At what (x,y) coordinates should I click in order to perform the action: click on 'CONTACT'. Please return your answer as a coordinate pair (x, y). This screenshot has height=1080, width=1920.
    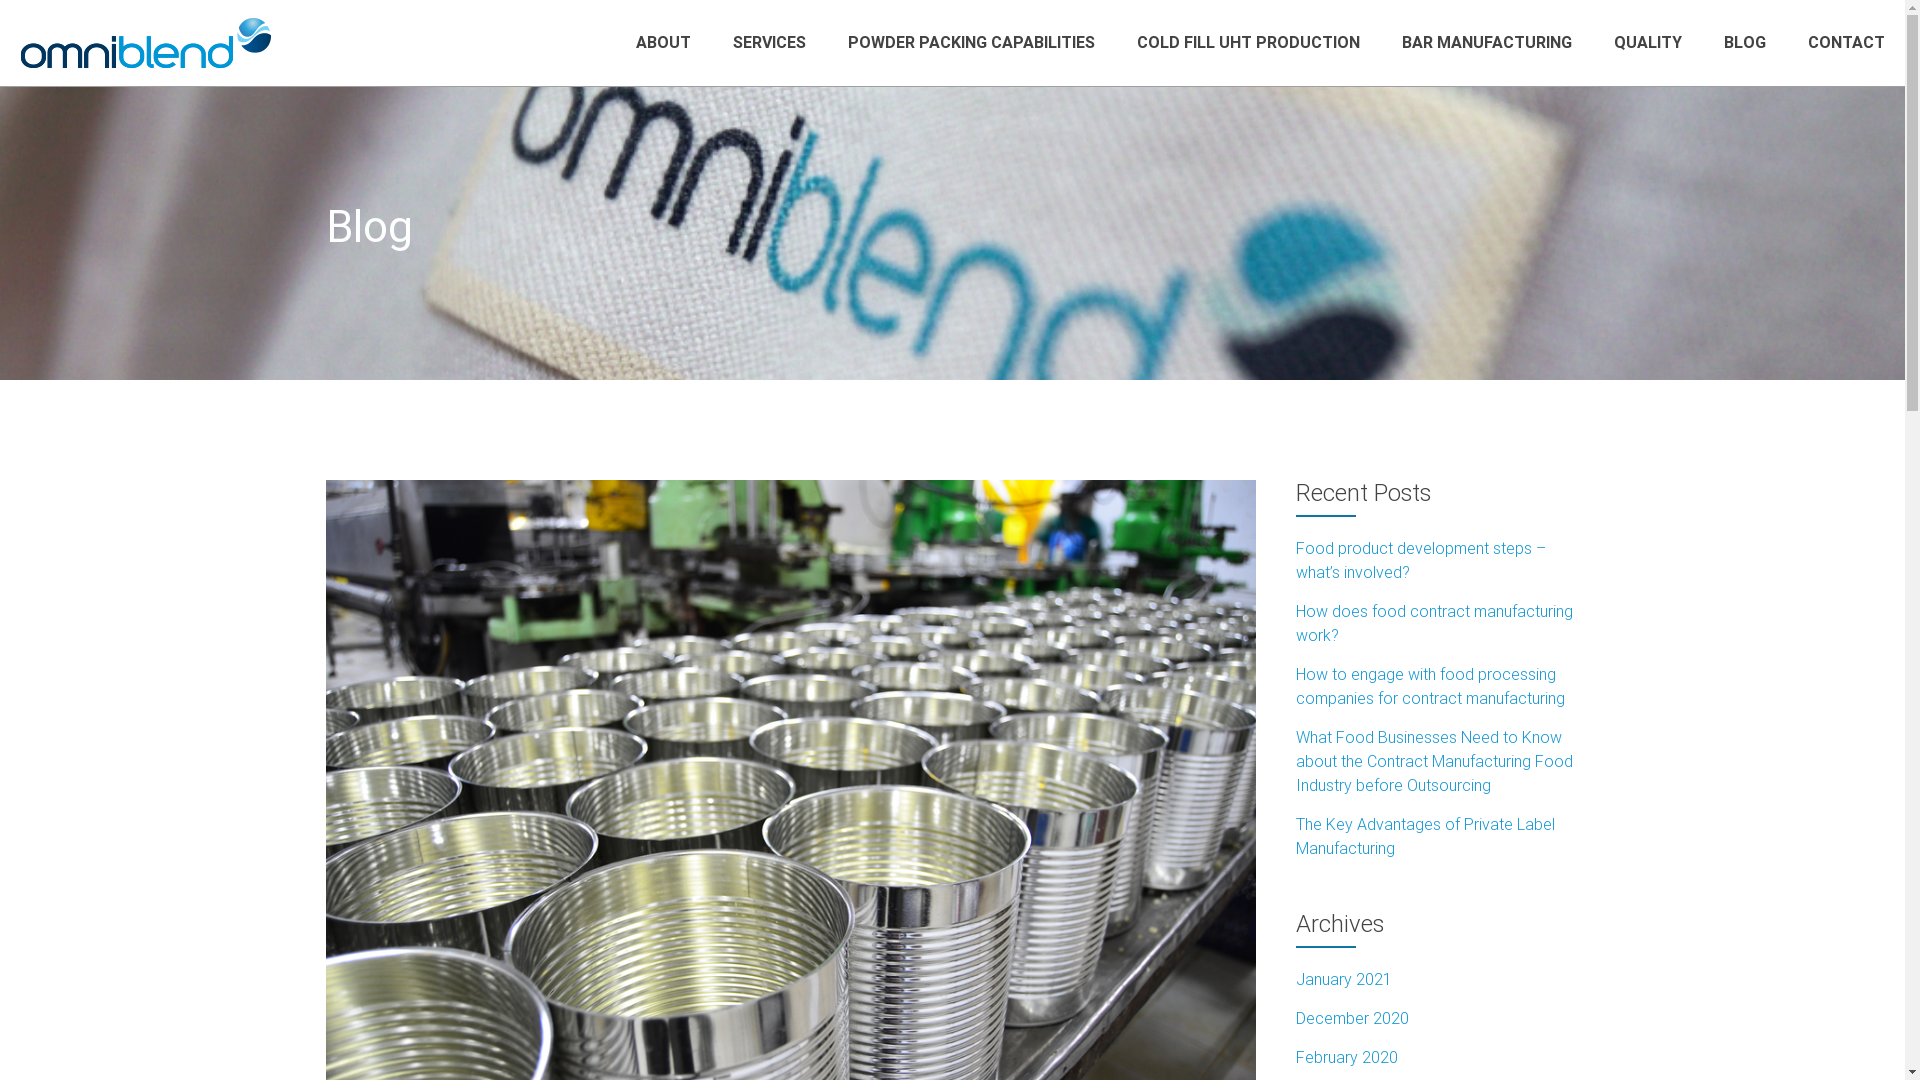
    Looking at the image, I should click on (1845, 42).